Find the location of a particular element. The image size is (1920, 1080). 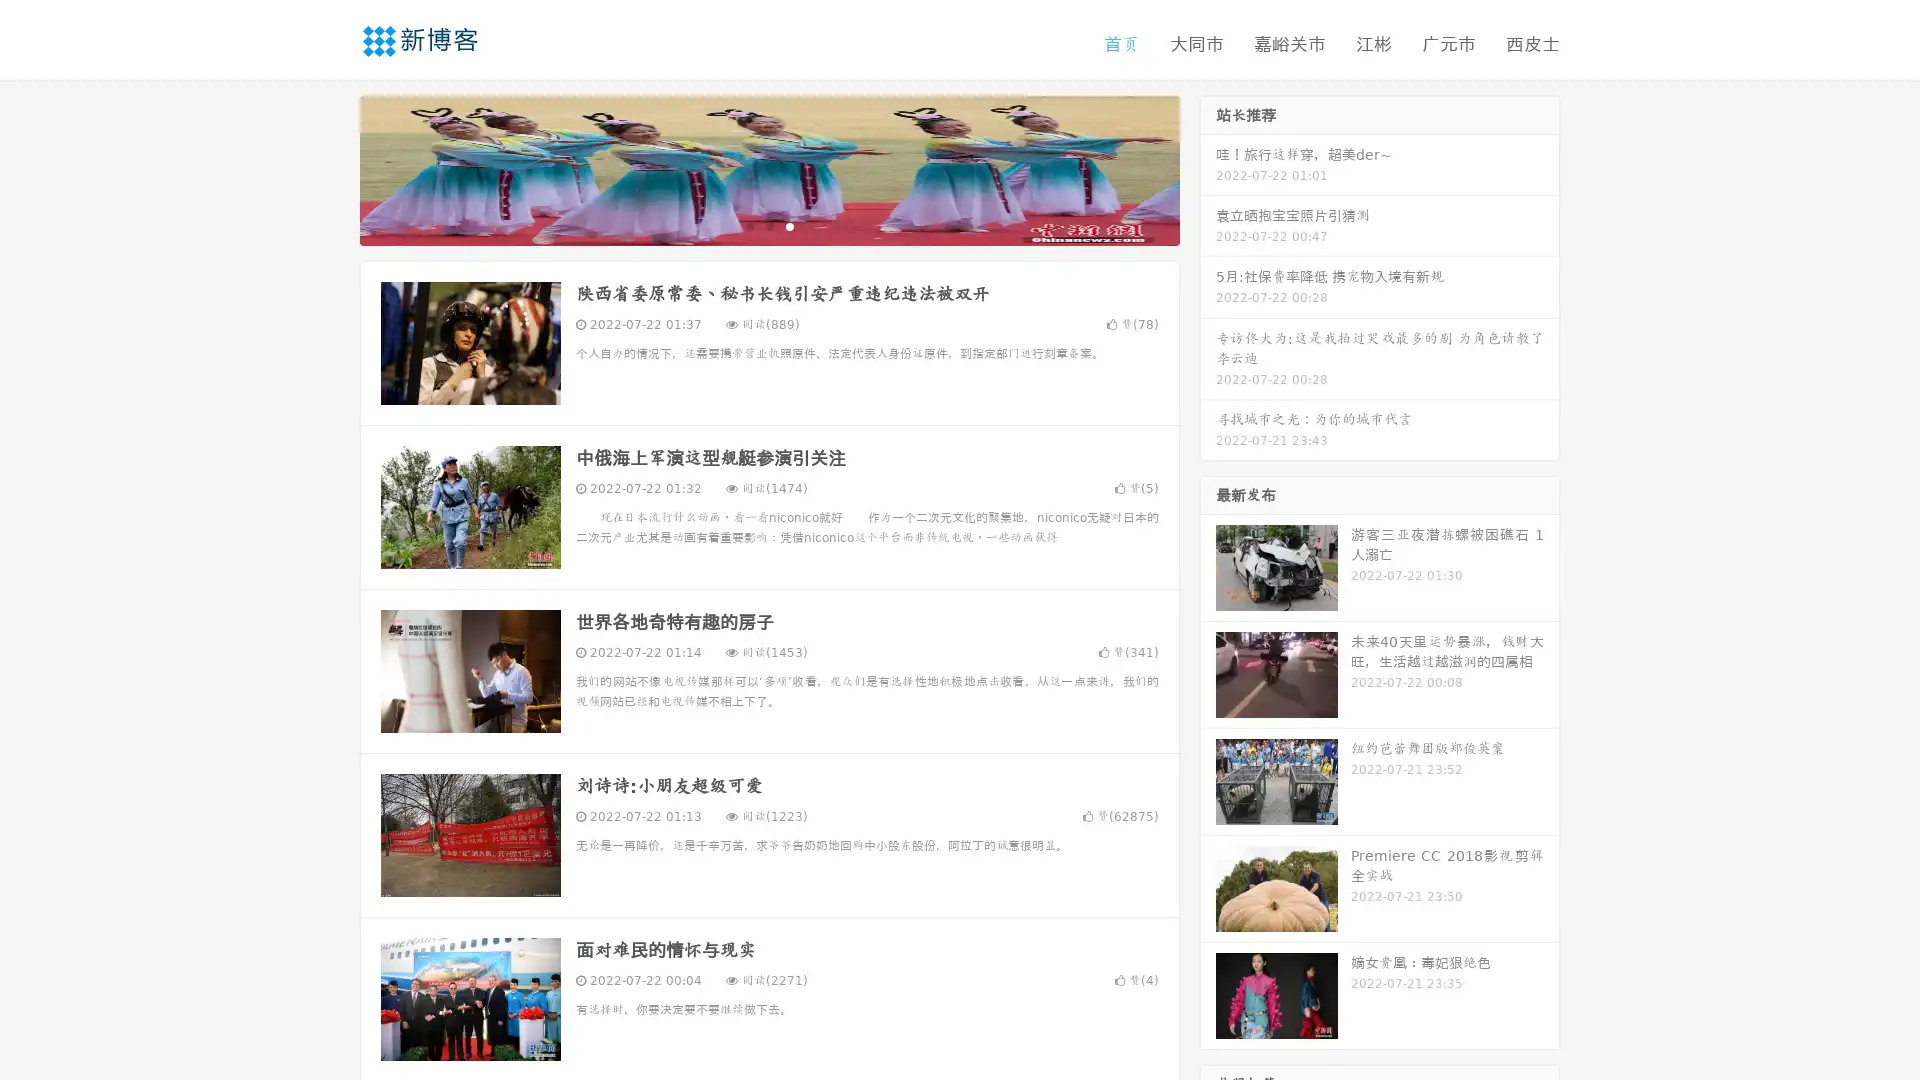

Go to slide 3 is located at coordinates (789, 225).